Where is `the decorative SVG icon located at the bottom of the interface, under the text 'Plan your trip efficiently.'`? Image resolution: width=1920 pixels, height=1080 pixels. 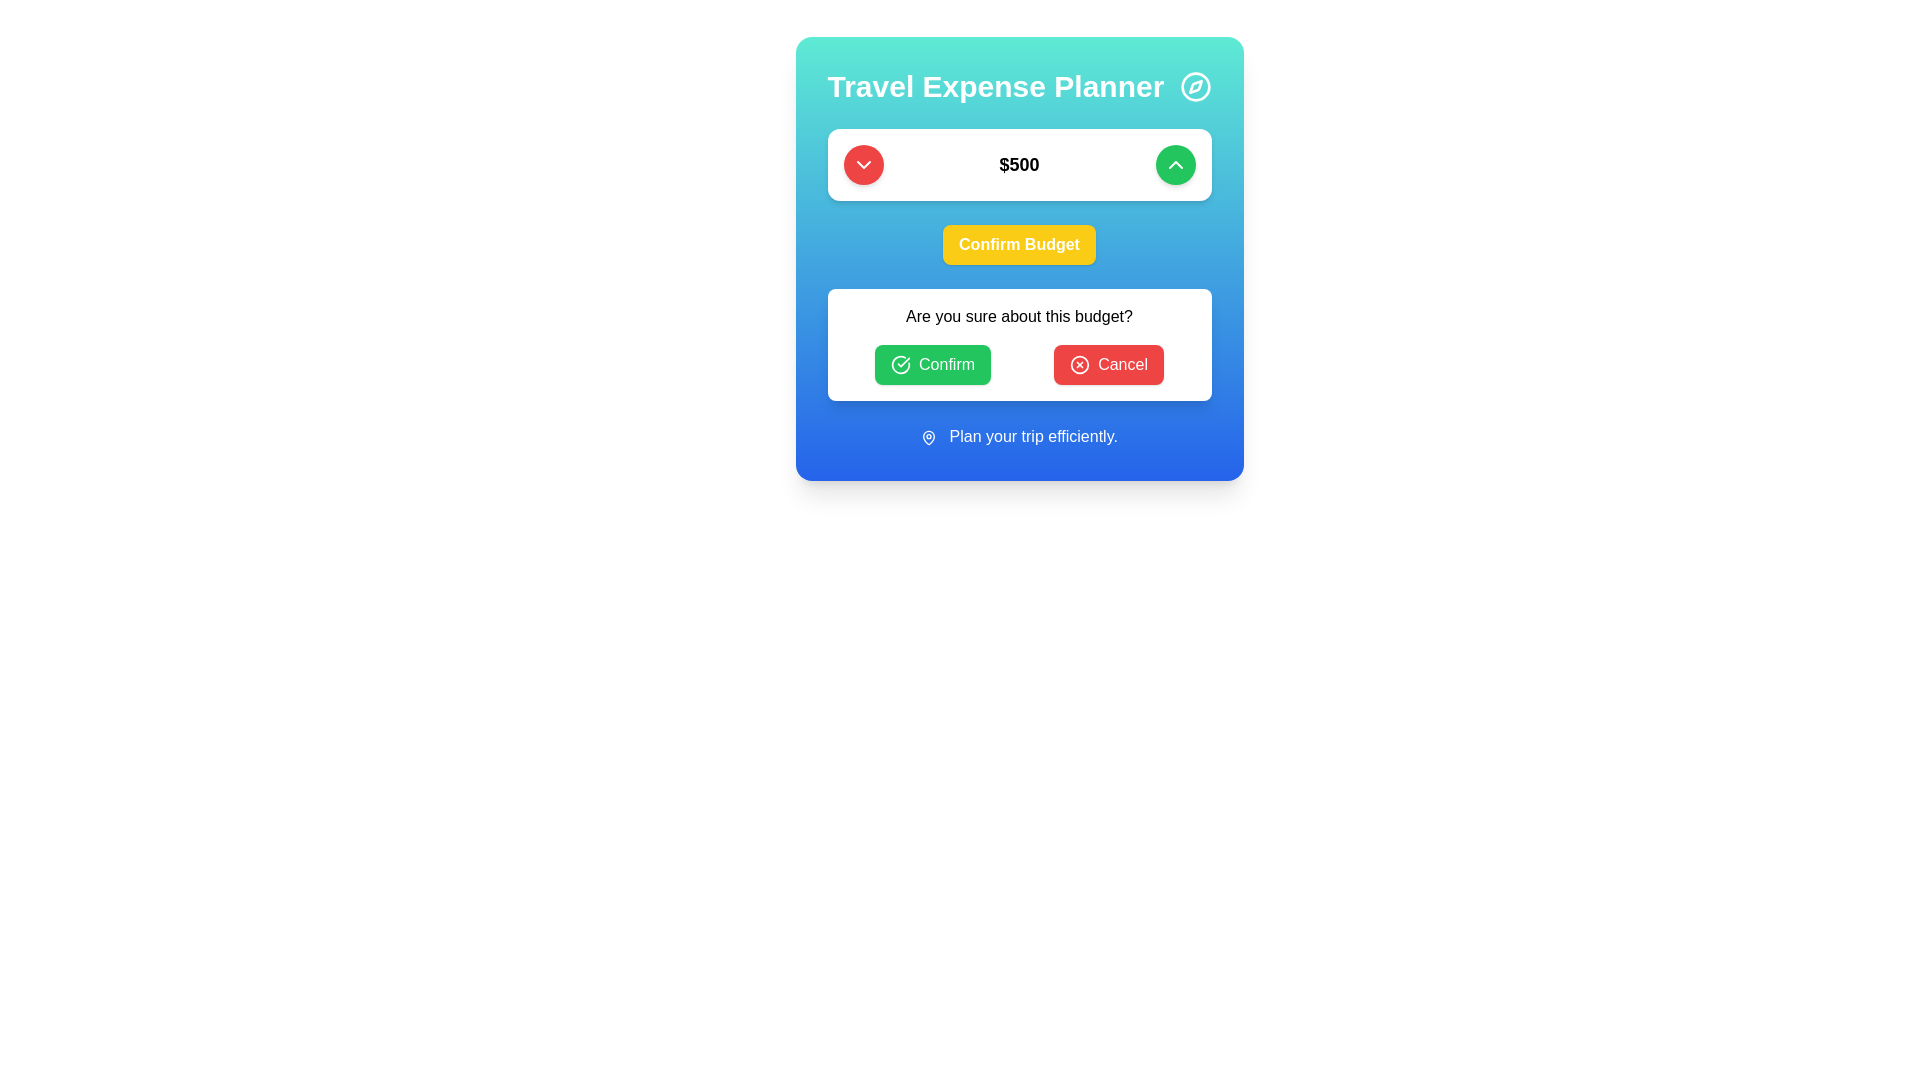
the decorative SVG icon located at the bottom of the interface, under the text 'Plan your trip efficiently.' is located at coordinates (928, 436).